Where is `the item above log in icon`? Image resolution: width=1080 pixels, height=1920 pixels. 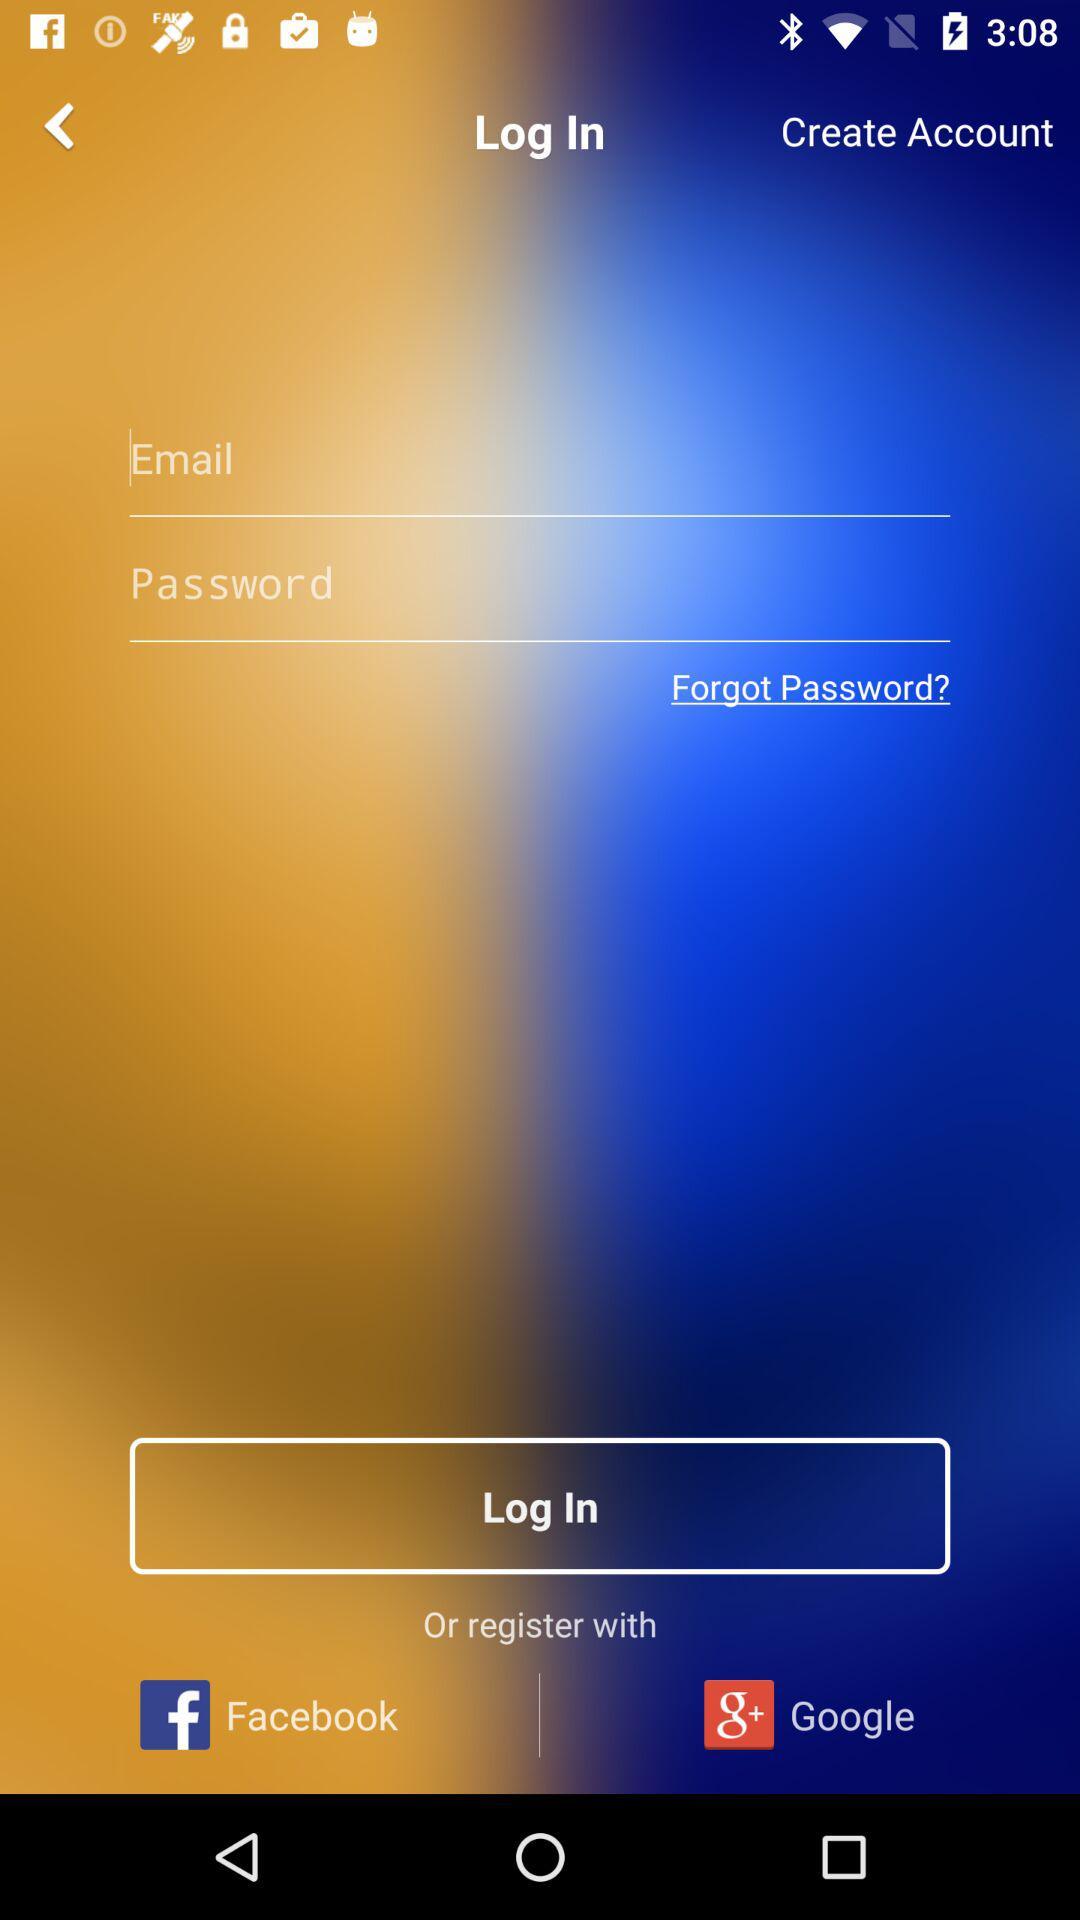
the item above log in icon is located at coordinates (810, 686).